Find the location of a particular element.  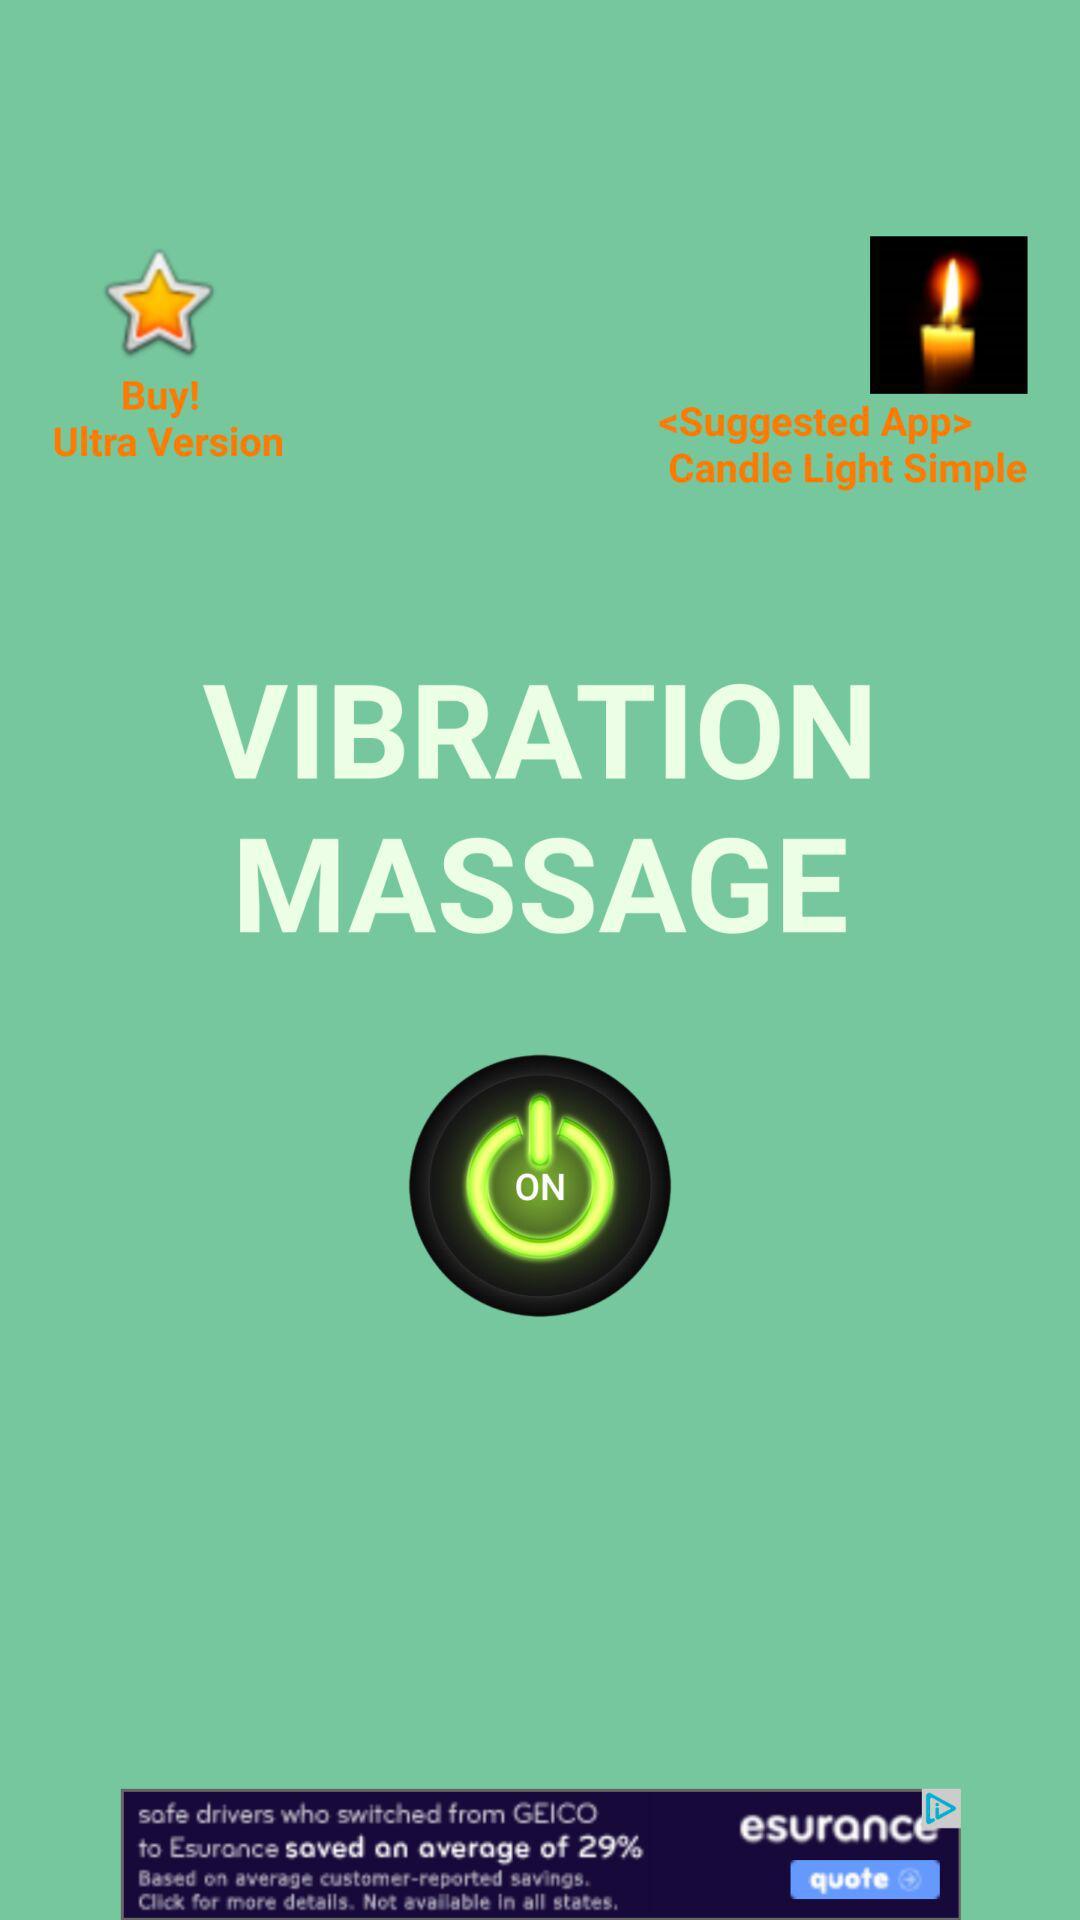

suggested page is located at coordinates (947, 314).